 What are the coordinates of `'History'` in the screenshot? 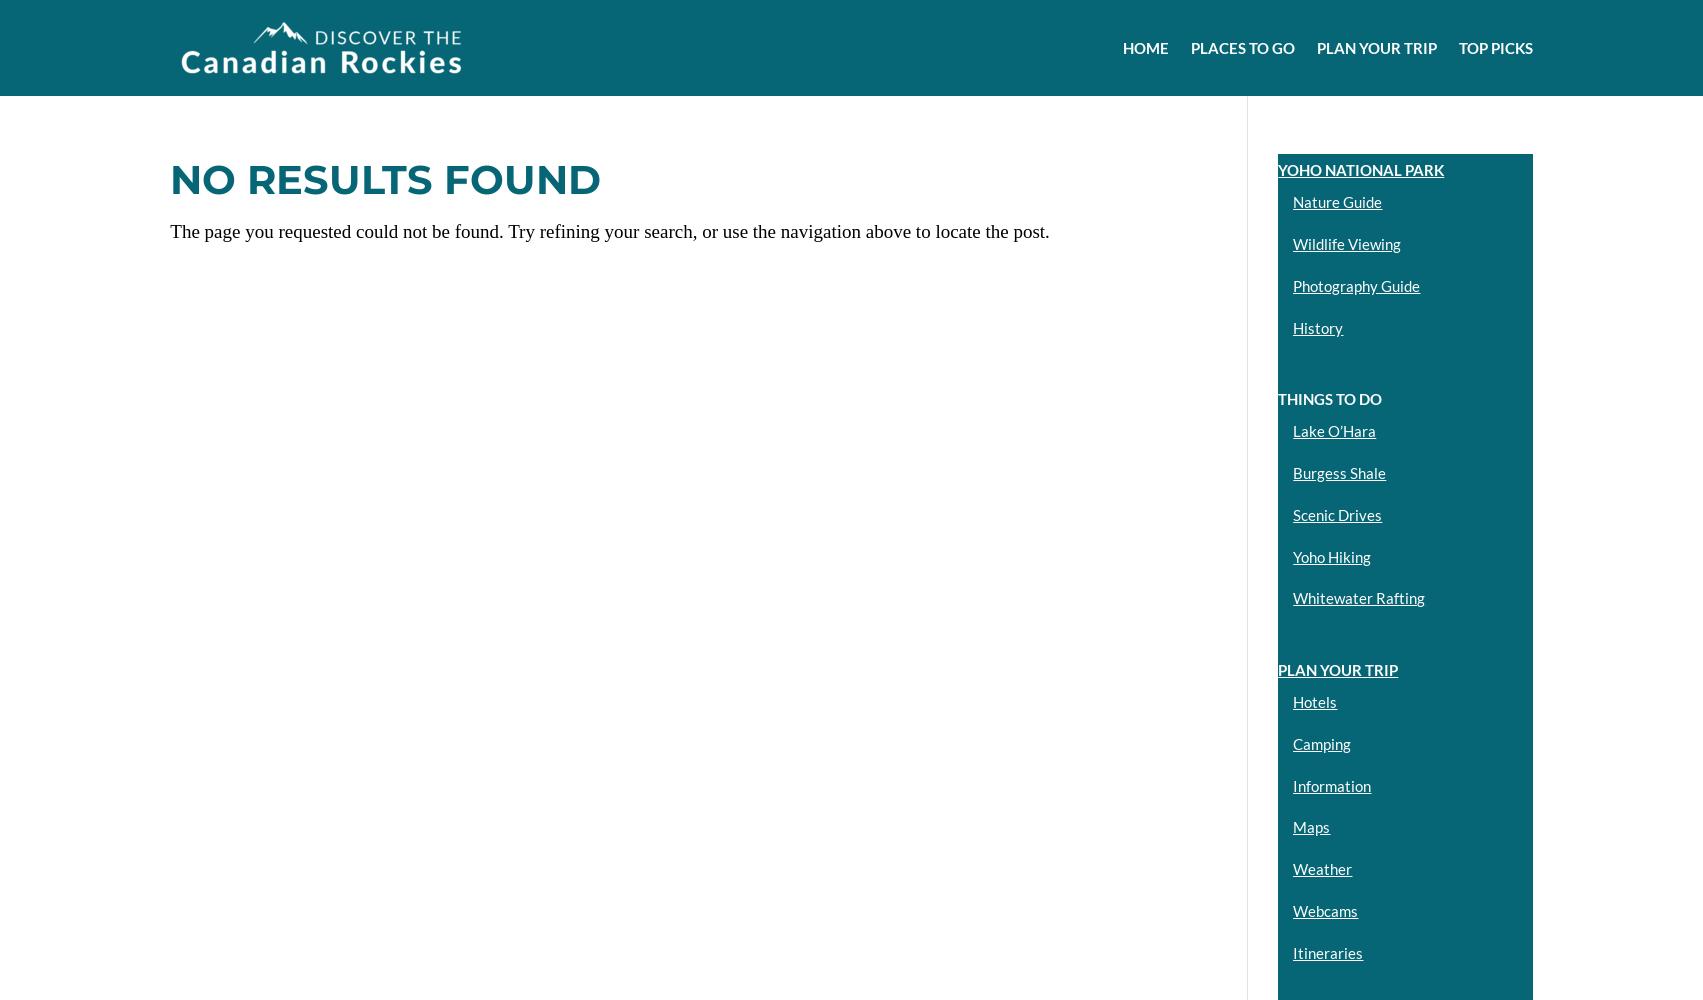 It's located at (1316, 326).